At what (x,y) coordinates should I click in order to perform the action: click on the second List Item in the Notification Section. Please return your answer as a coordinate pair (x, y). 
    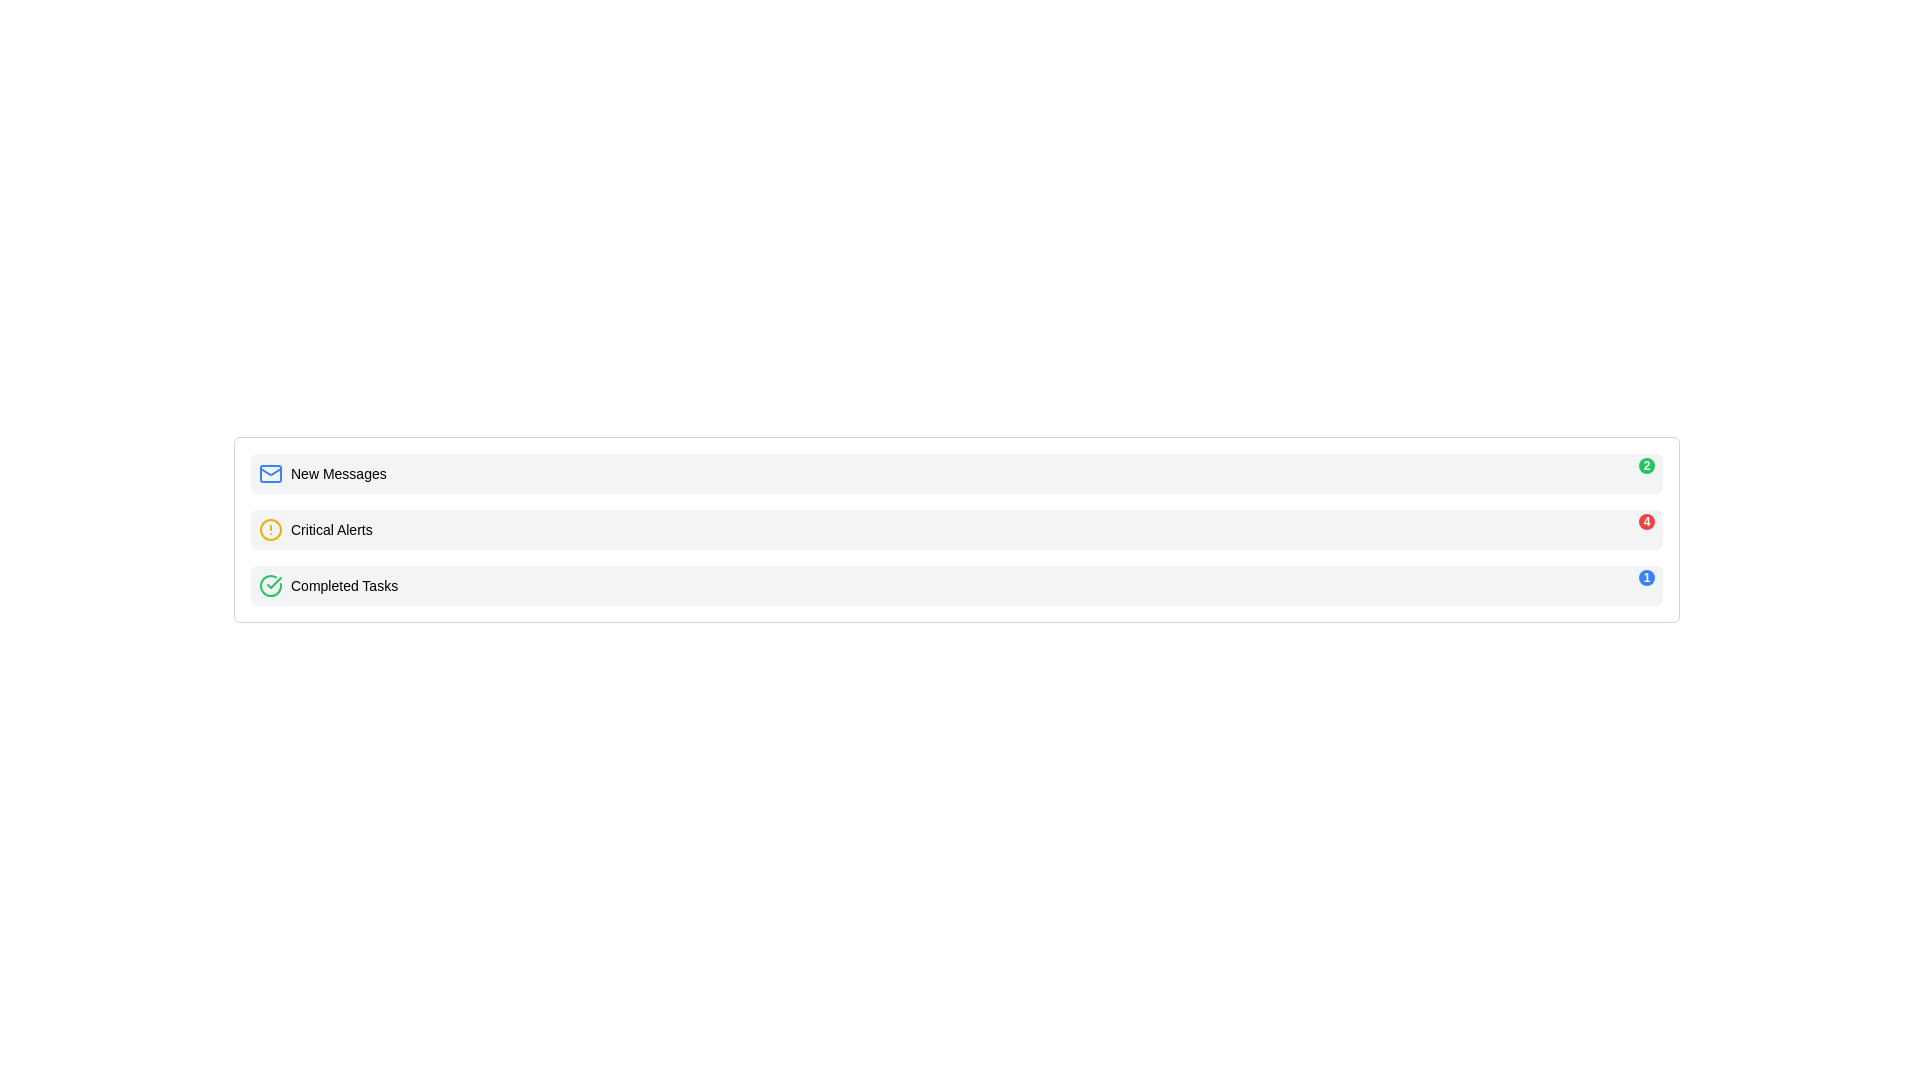
    Looking at the image, I should click on (955, 528).